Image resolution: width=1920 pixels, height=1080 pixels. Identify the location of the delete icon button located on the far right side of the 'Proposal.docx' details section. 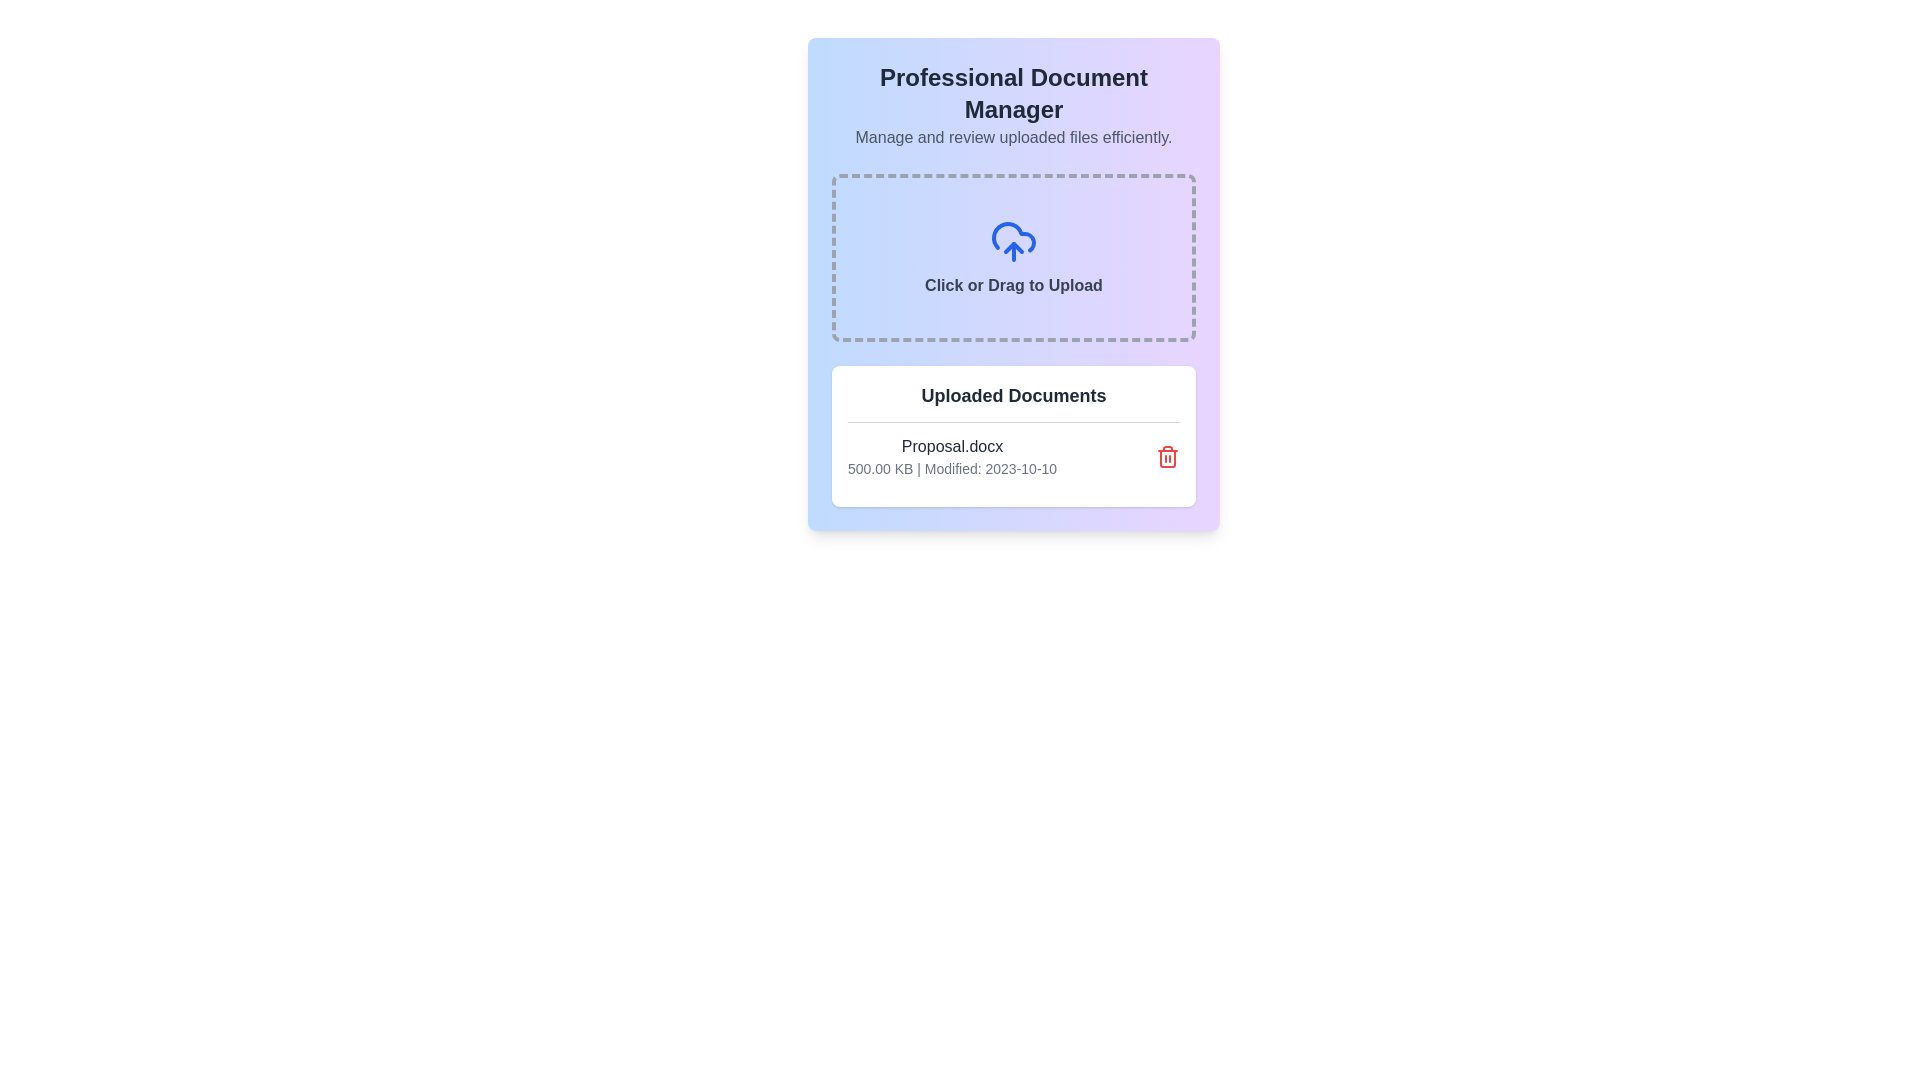
(1167, 456).